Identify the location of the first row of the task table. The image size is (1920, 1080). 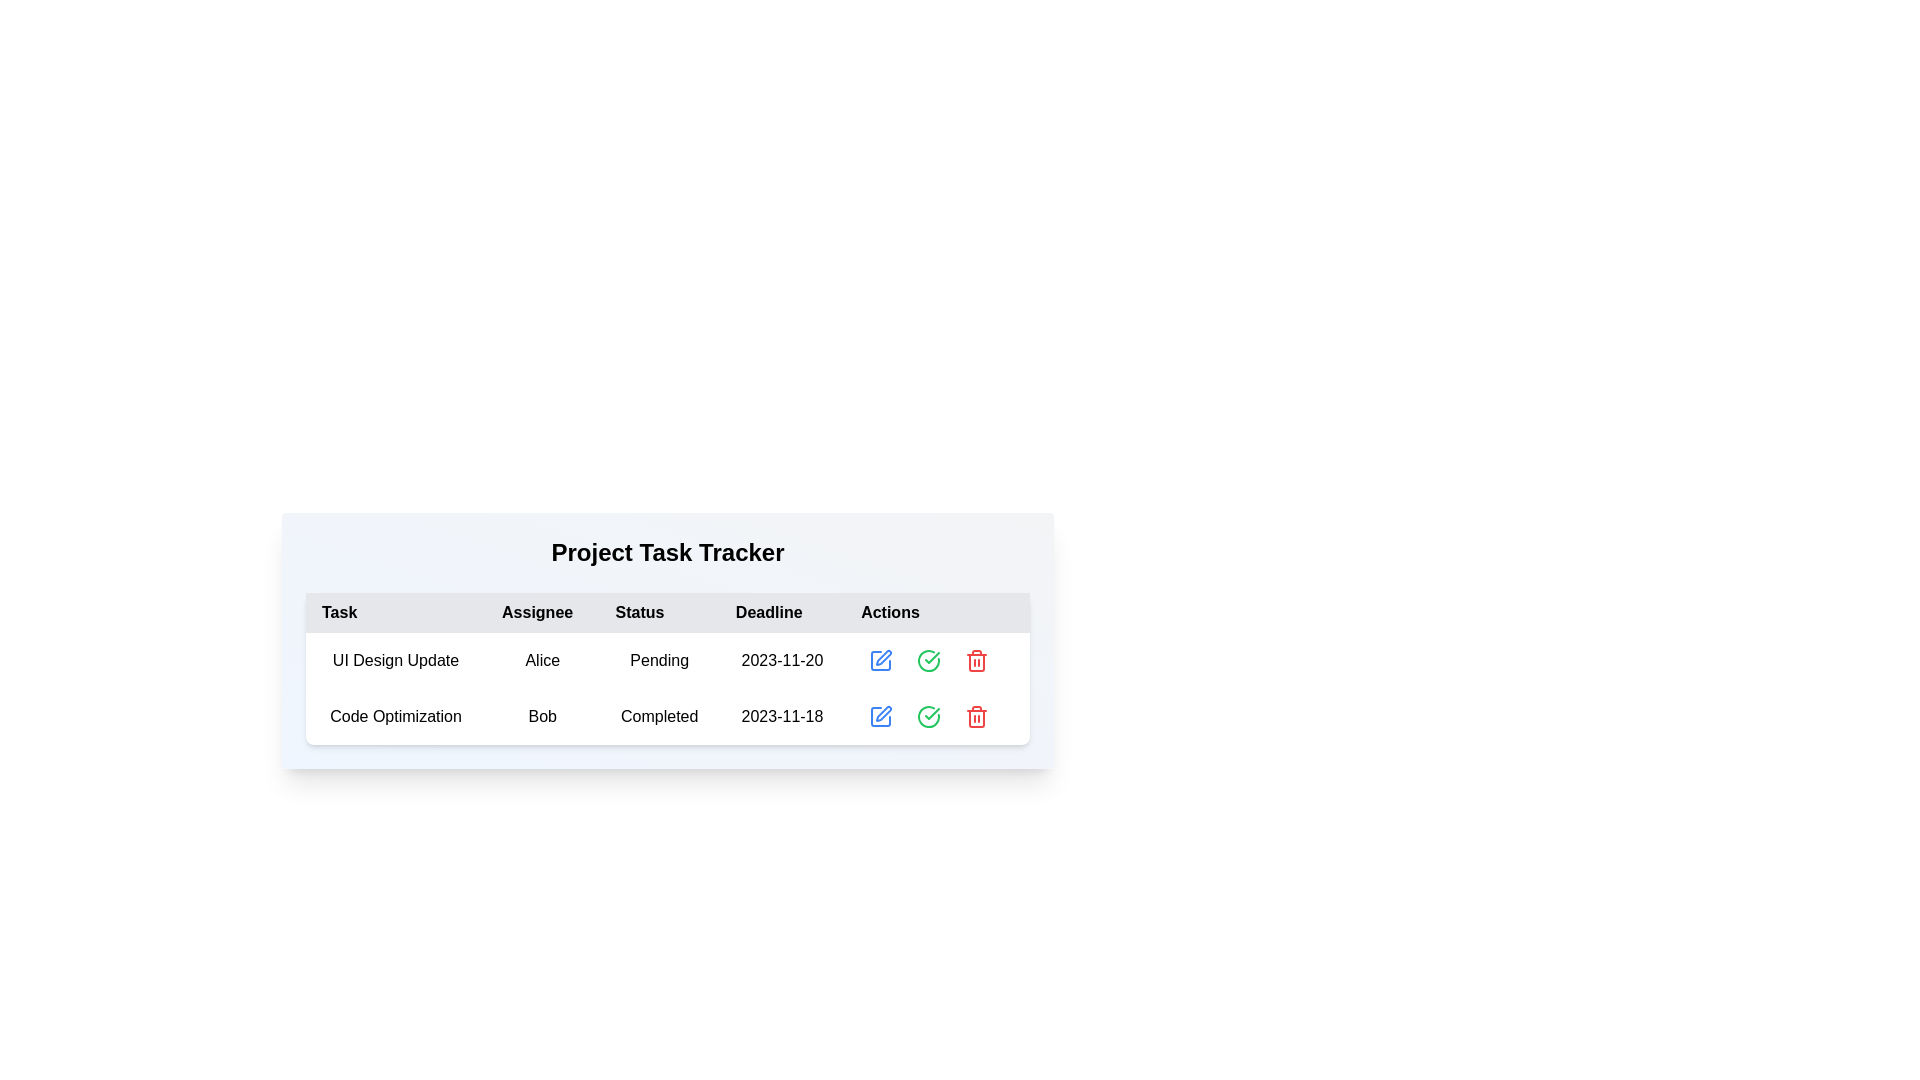
(667, 660).